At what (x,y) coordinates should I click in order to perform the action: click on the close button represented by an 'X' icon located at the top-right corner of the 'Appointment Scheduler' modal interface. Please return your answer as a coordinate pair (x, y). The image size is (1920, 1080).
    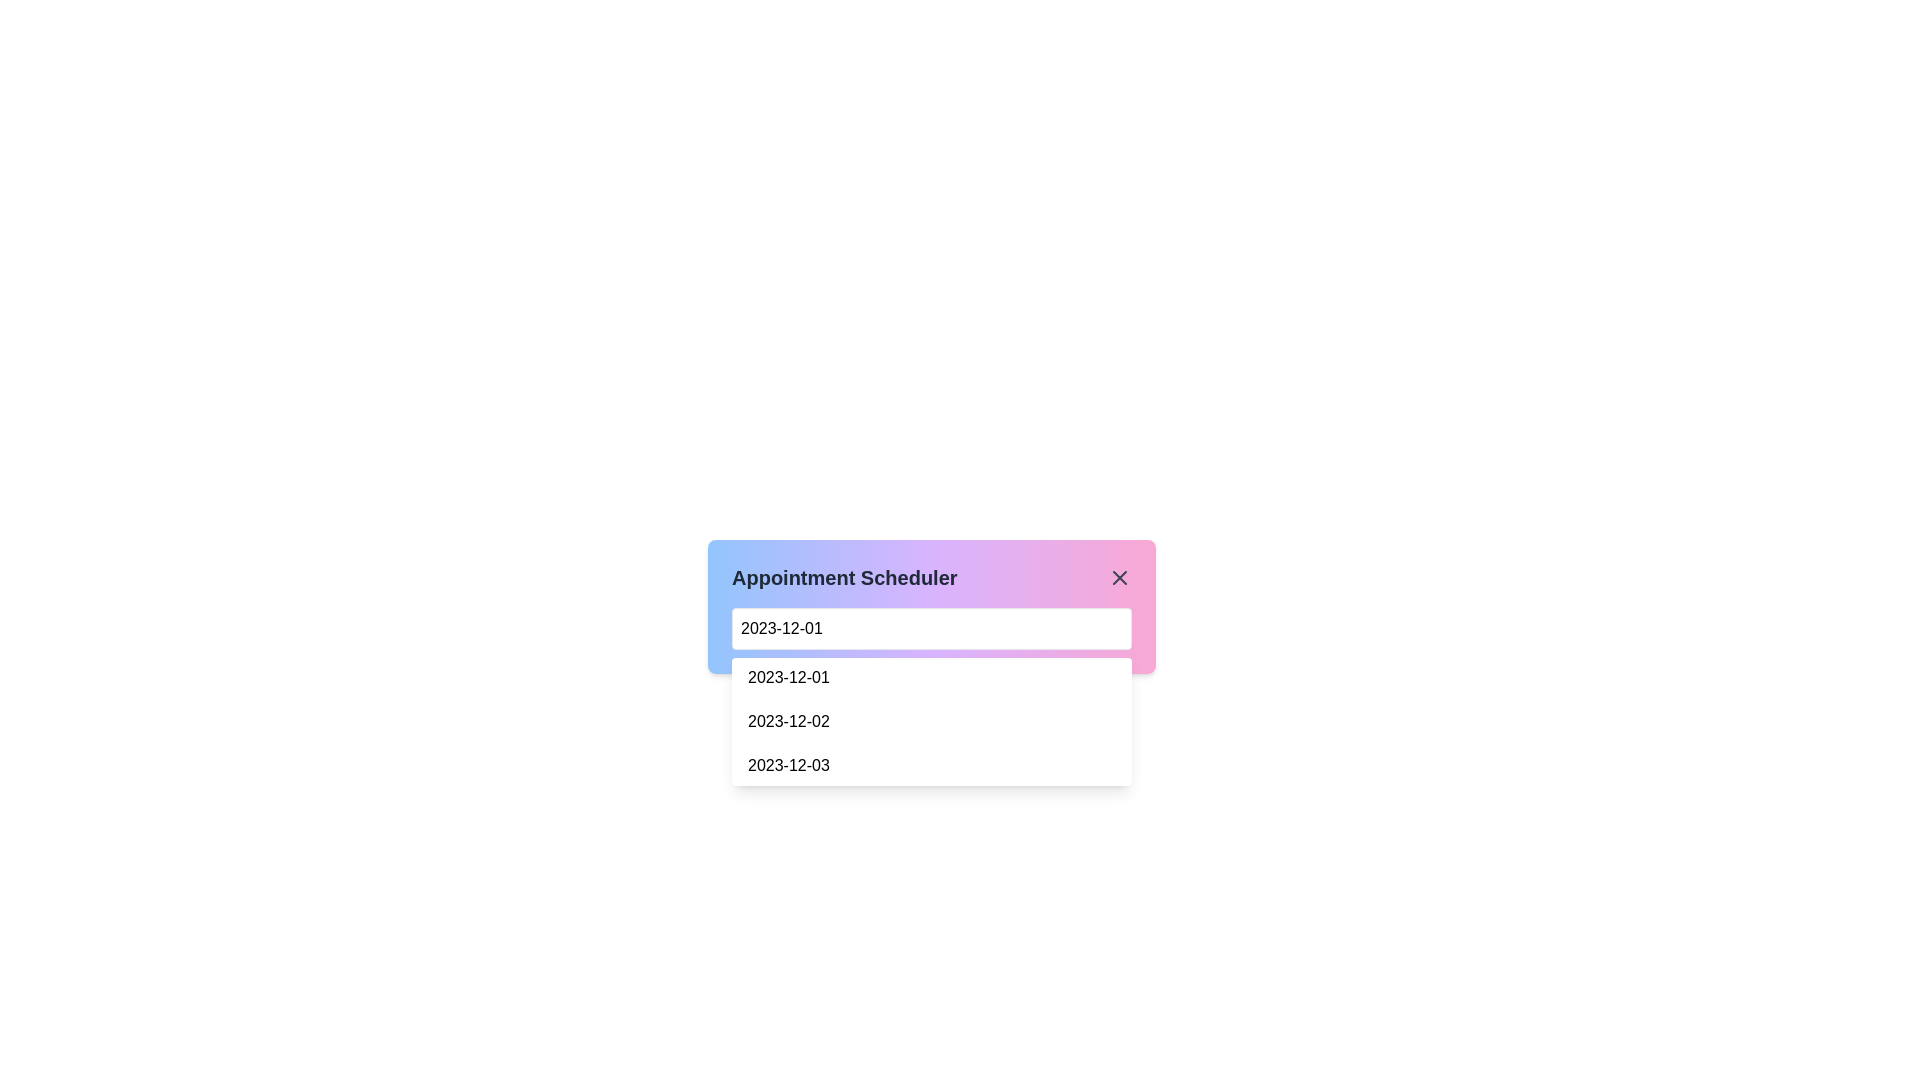
    Looking at the image, I should click on (1118, 578).